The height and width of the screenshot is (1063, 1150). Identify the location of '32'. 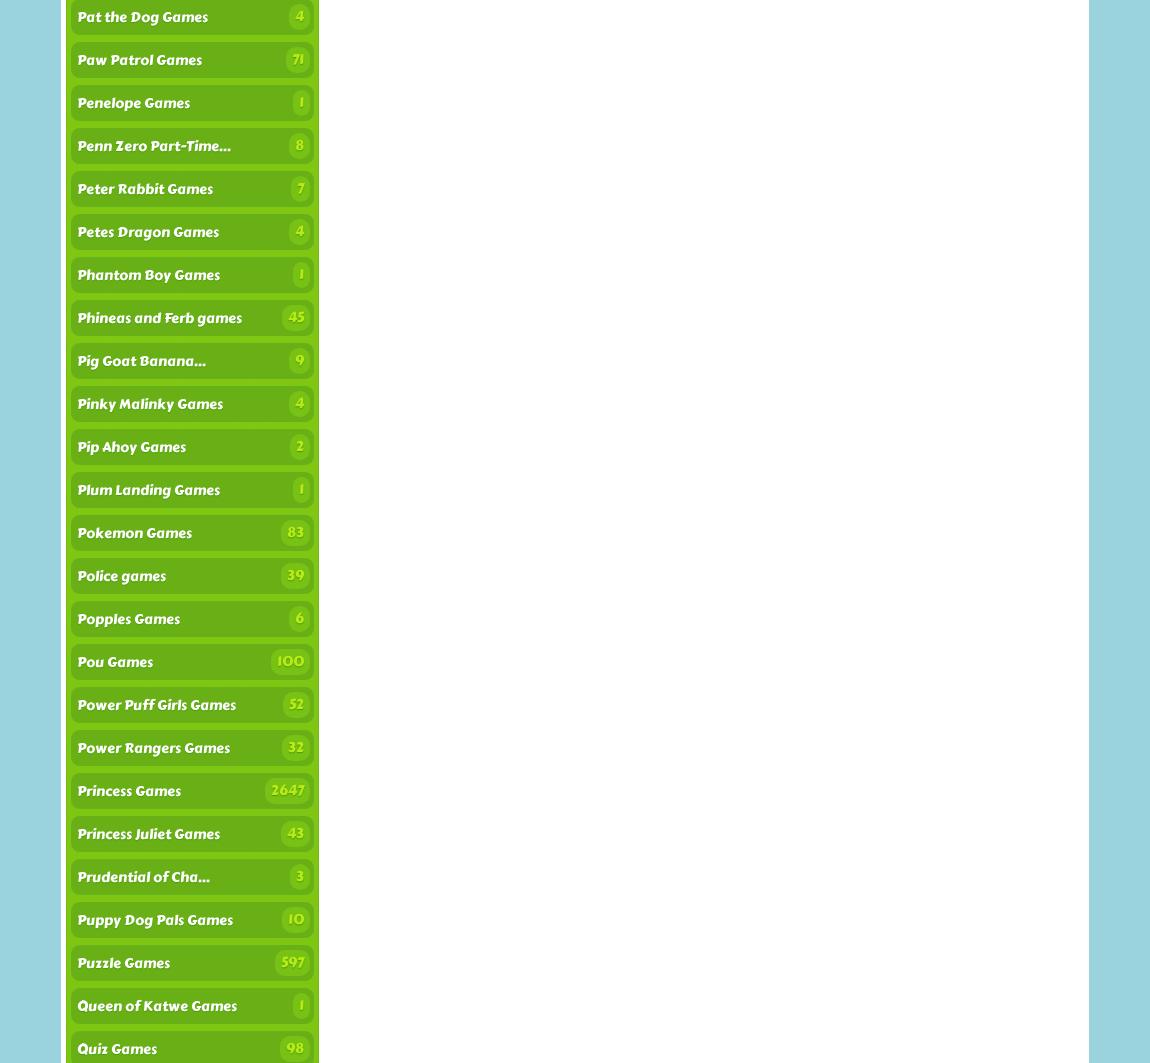
(296, 746).